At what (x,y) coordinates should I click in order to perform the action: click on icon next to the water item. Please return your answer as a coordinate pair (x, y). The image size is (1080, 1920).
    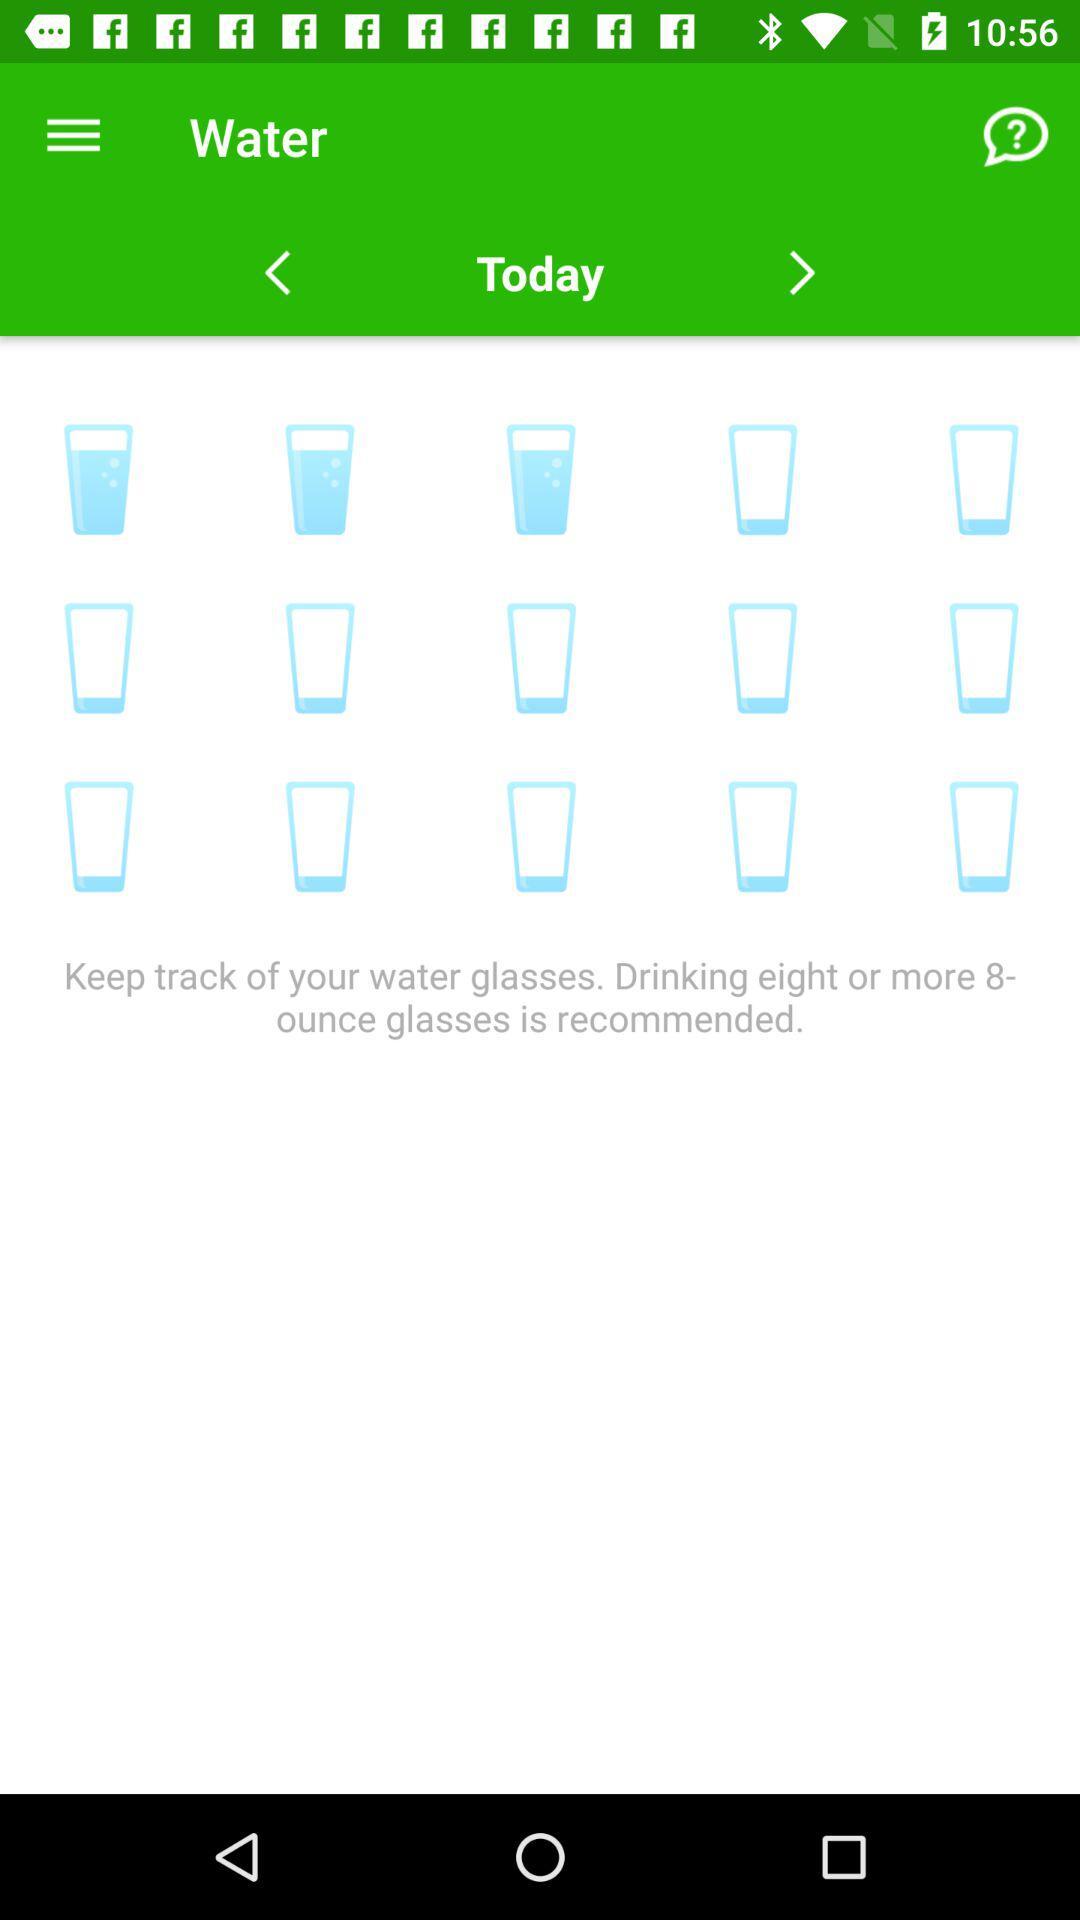
    Looking at the image, I should click on (72, 135).